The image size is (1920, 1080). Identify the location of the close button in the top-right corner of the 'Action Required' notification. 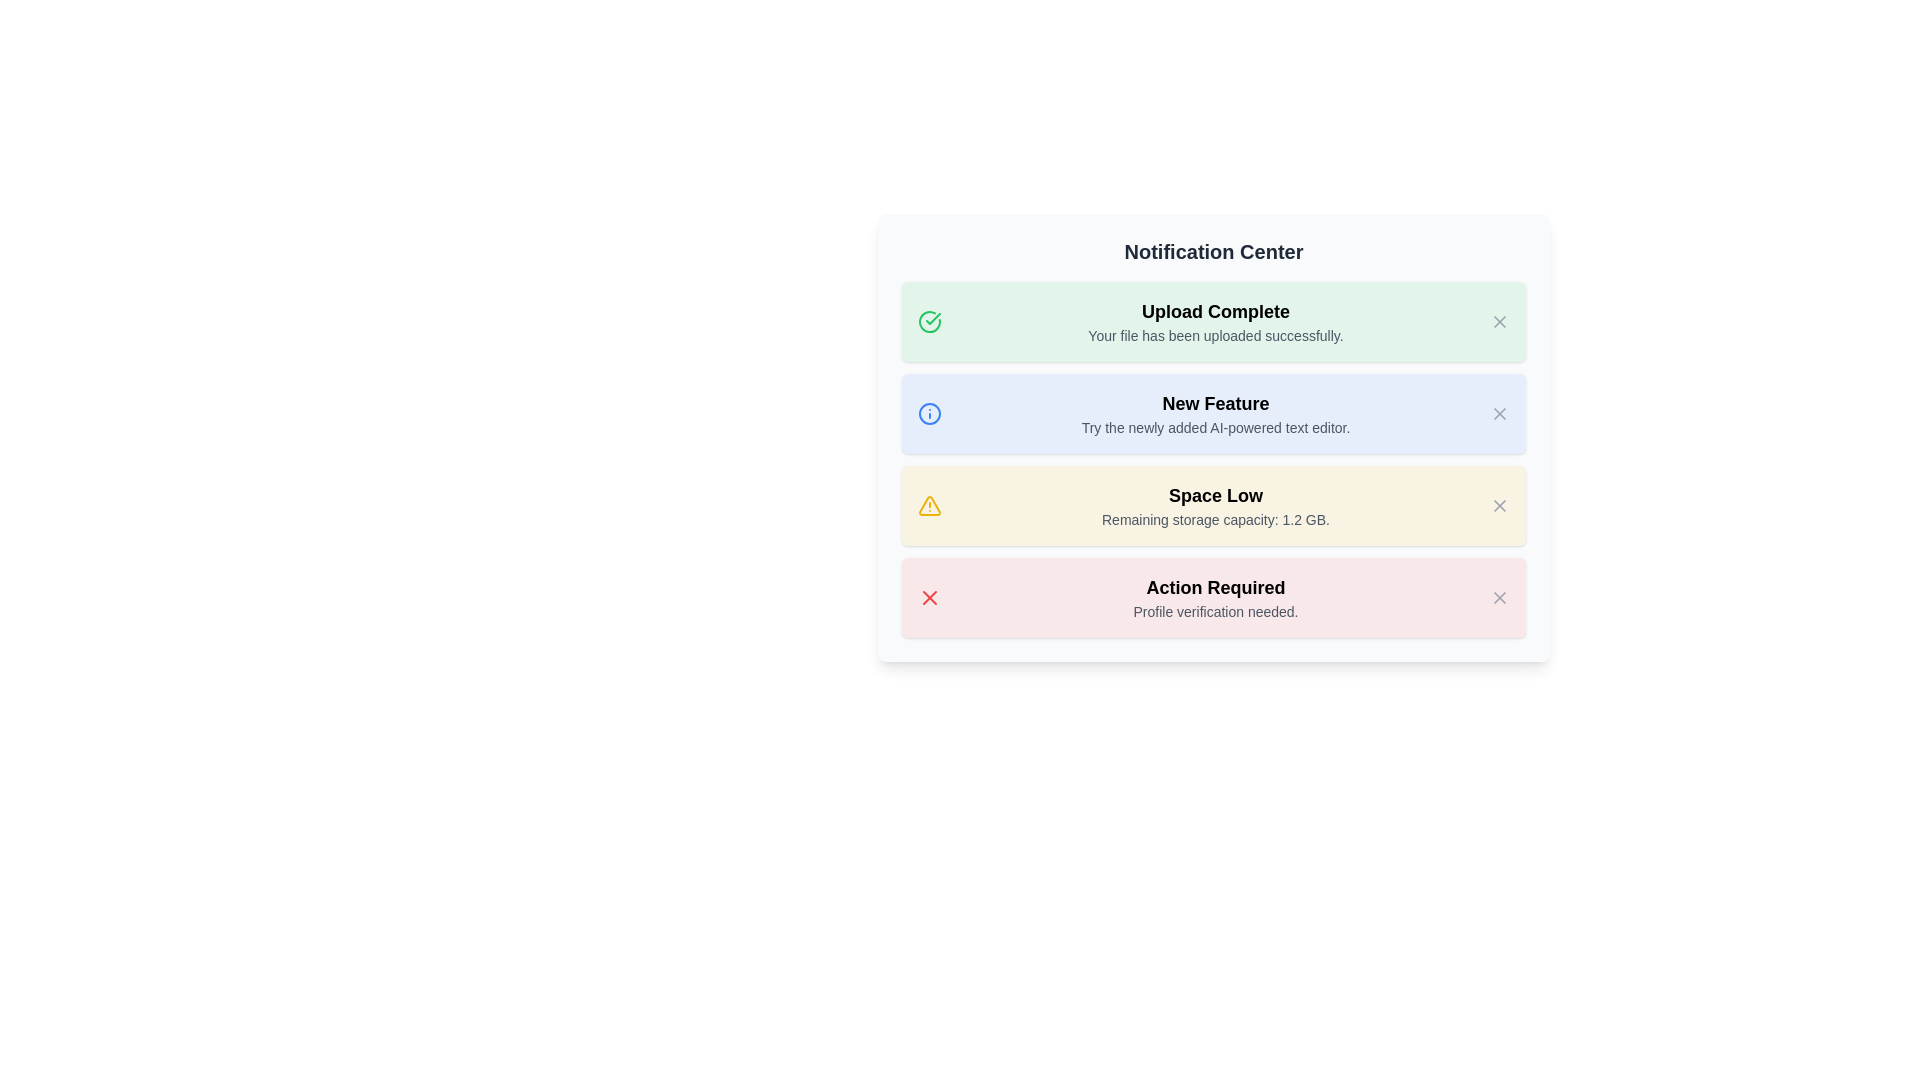
(1499, 596).